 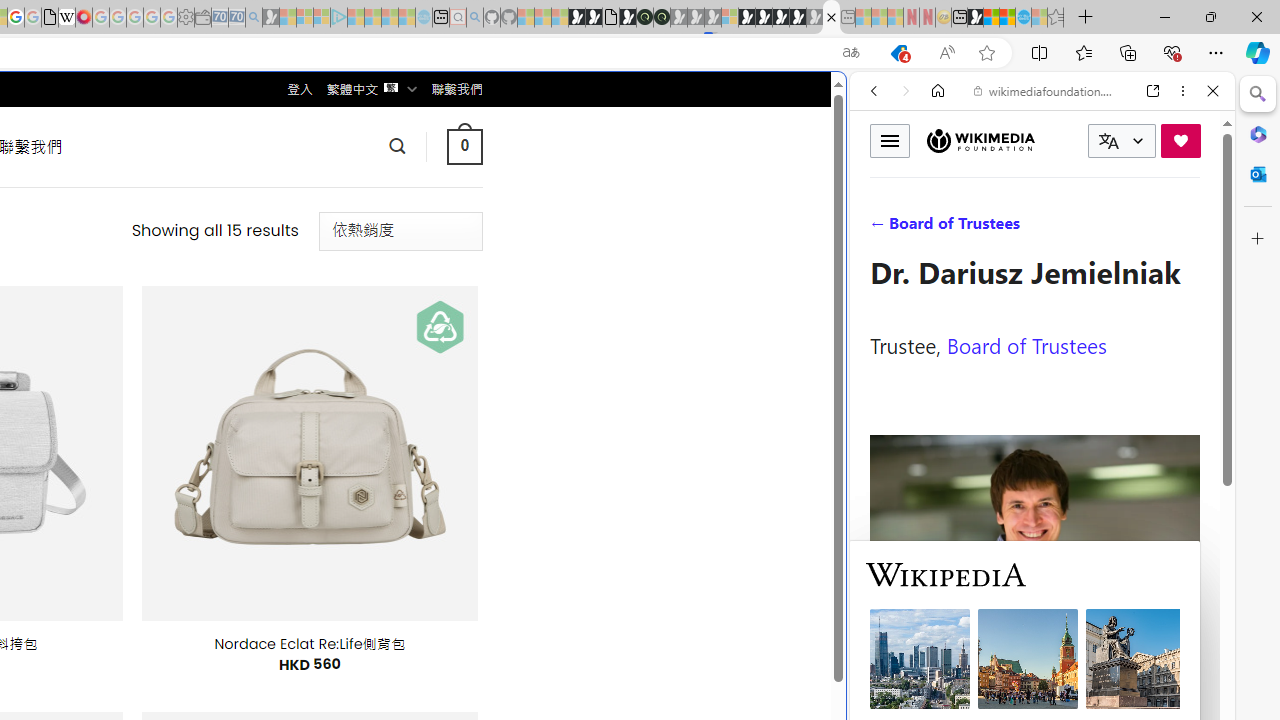 What do you see at coordinates (202, 17) in the screenshot?
I see `'Wallet - Sleeping'` at bounding box center [202, 17].